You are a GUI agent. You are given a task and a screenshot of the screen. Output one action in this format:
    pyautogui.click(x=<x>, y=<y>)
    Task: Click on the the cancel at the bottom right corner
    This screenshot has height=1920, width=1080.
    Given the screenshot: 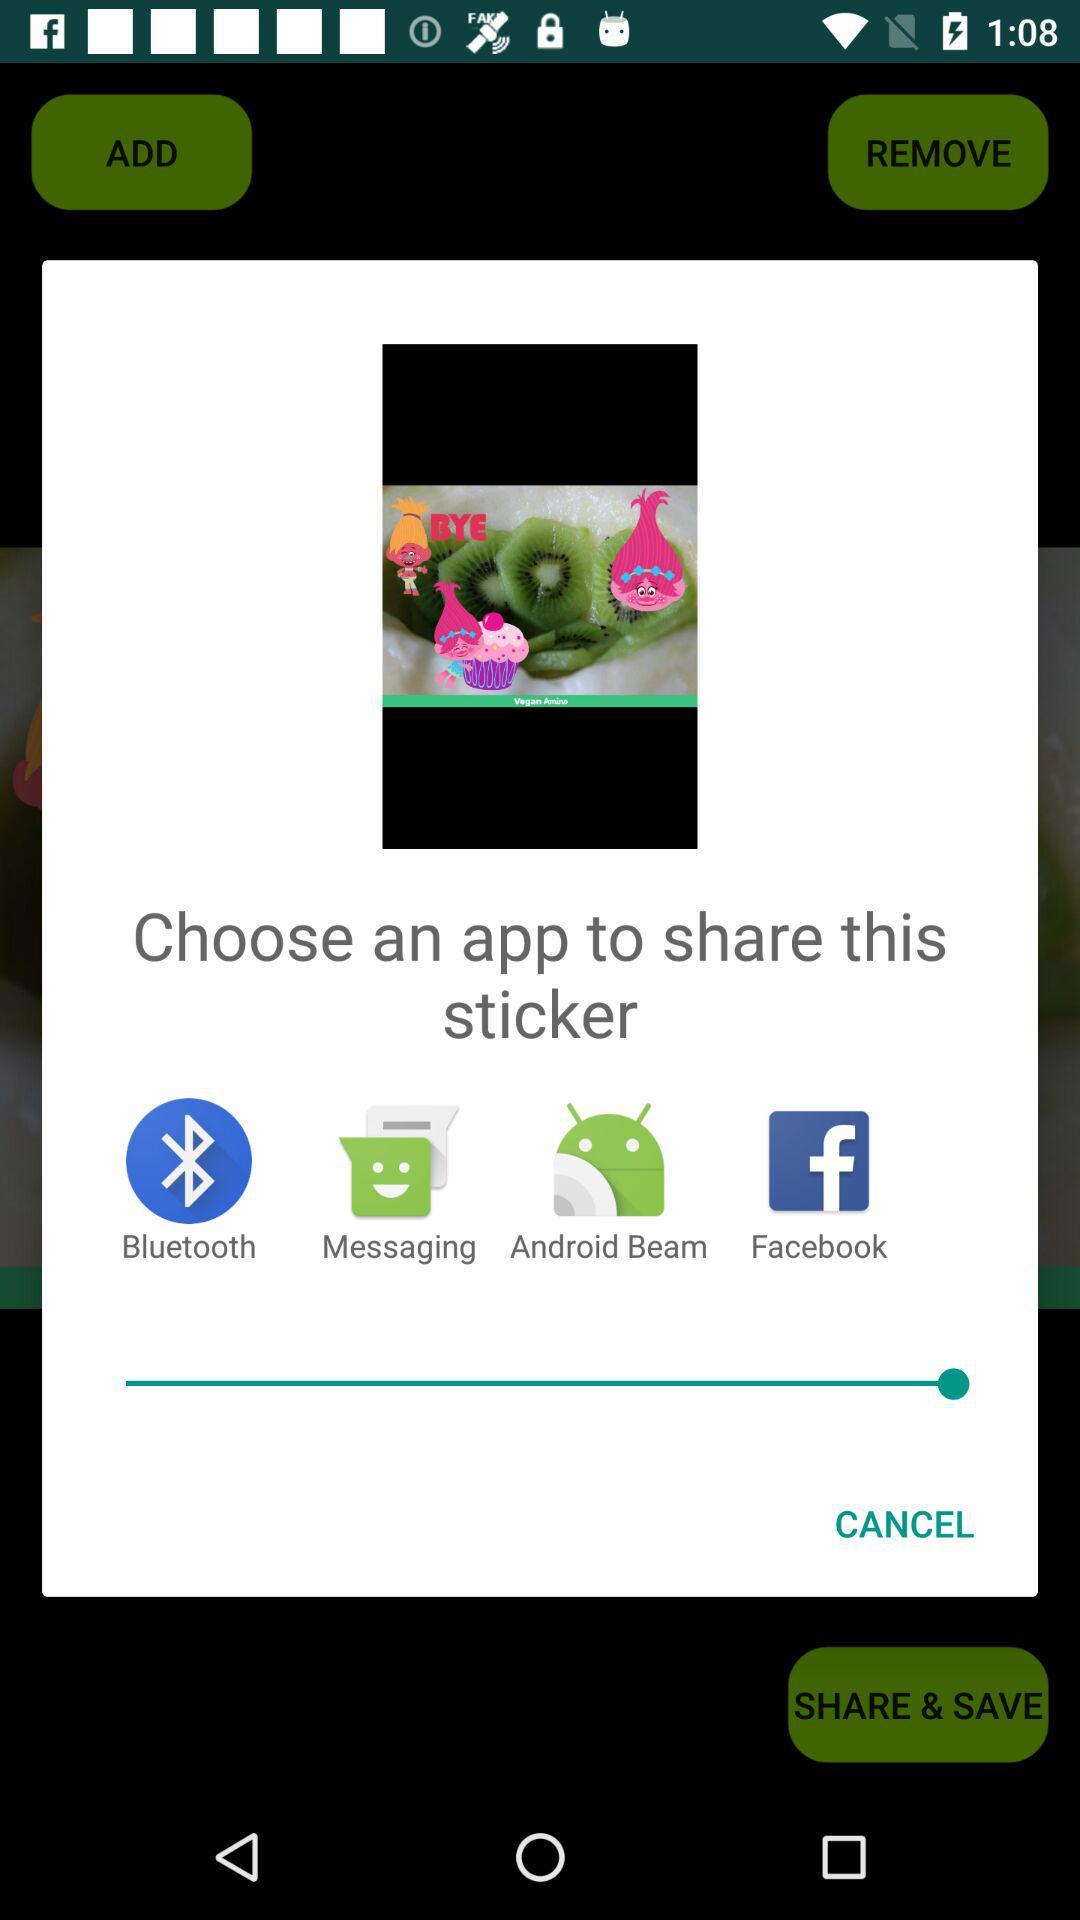 What is the action you would take?
    pyautogui.click(x=904, y=1522)
    